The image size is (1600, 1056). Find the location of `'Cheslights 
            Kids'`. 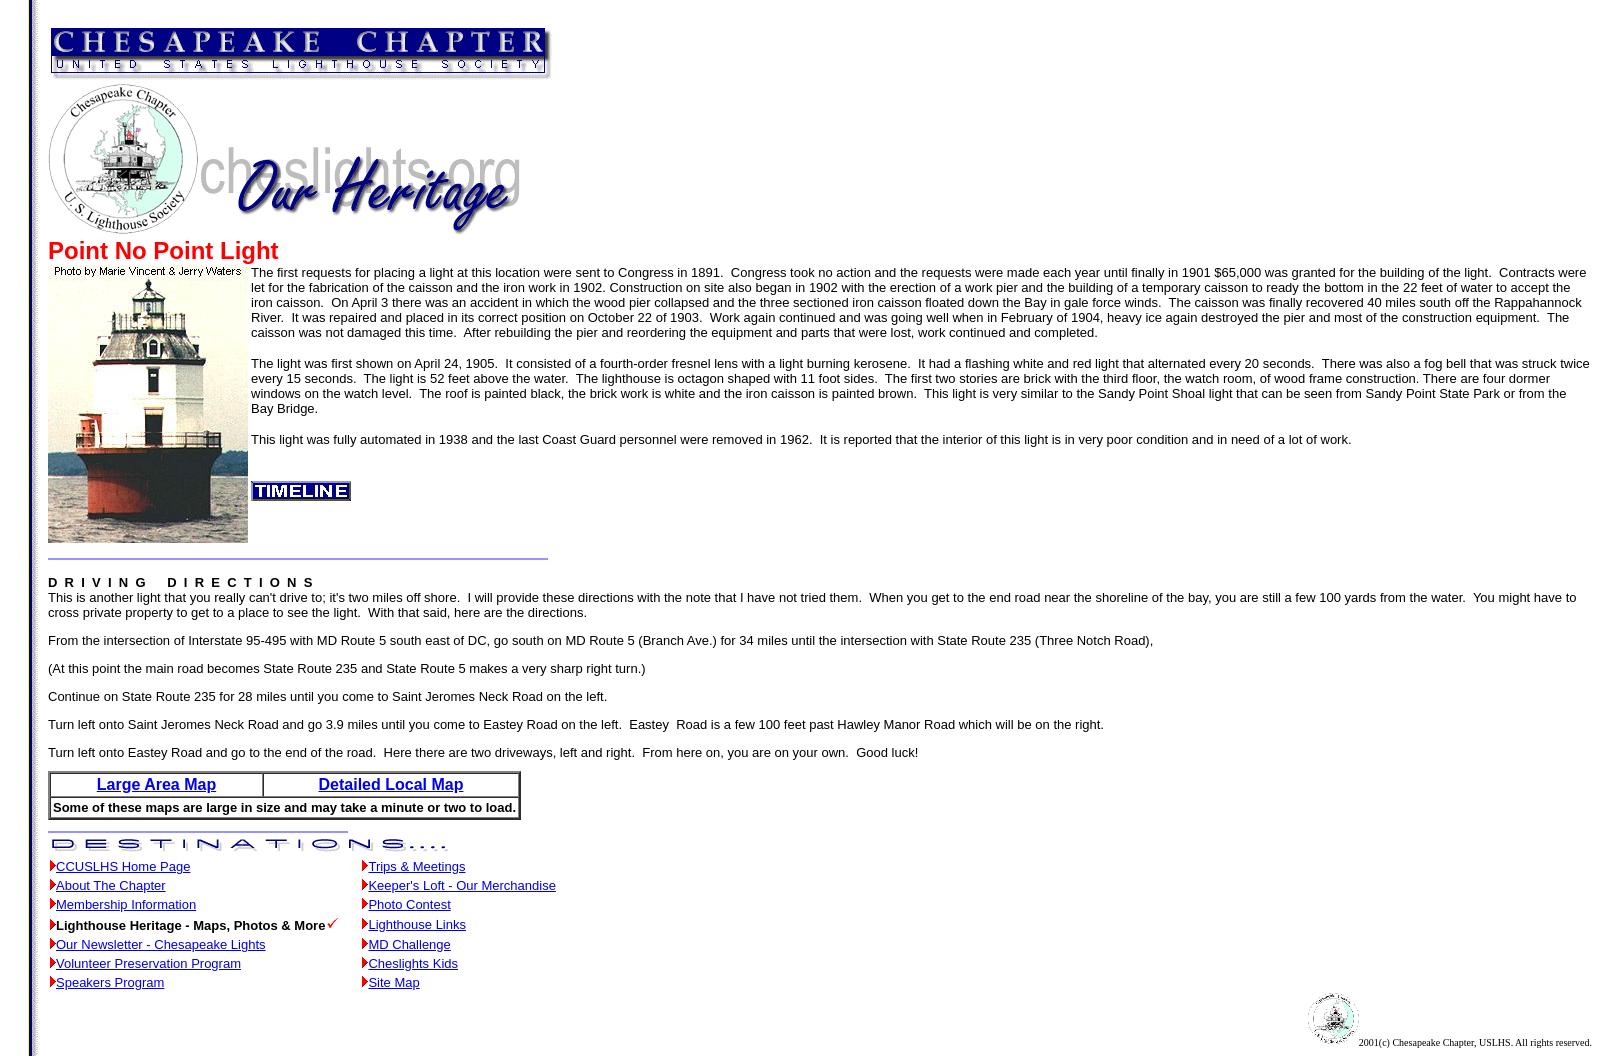

'Cheslights 
            Kids' is located at coordinates (368, 963).